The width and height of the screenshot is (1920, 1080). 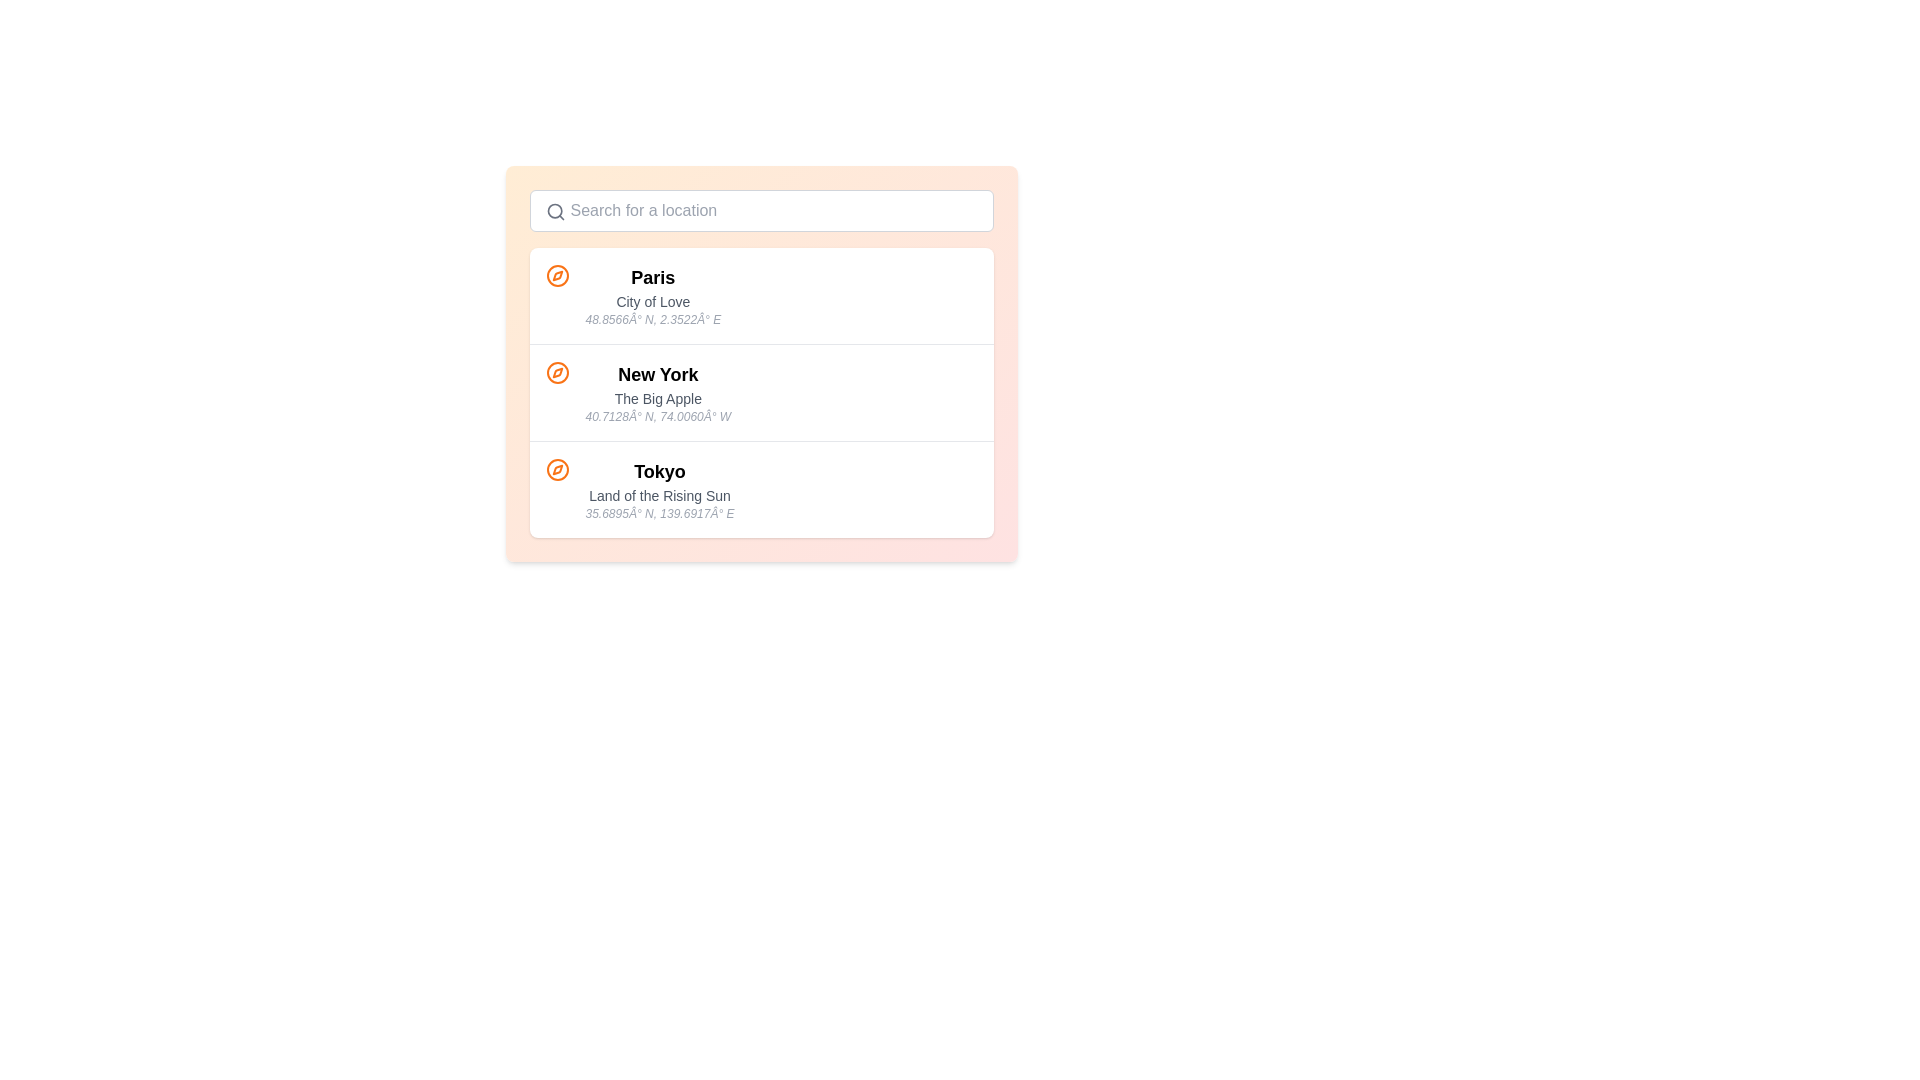 What do you see at coordinates (760, 489) in the screenshot?
I see `the third Content card` at bounding box center [760, 489].